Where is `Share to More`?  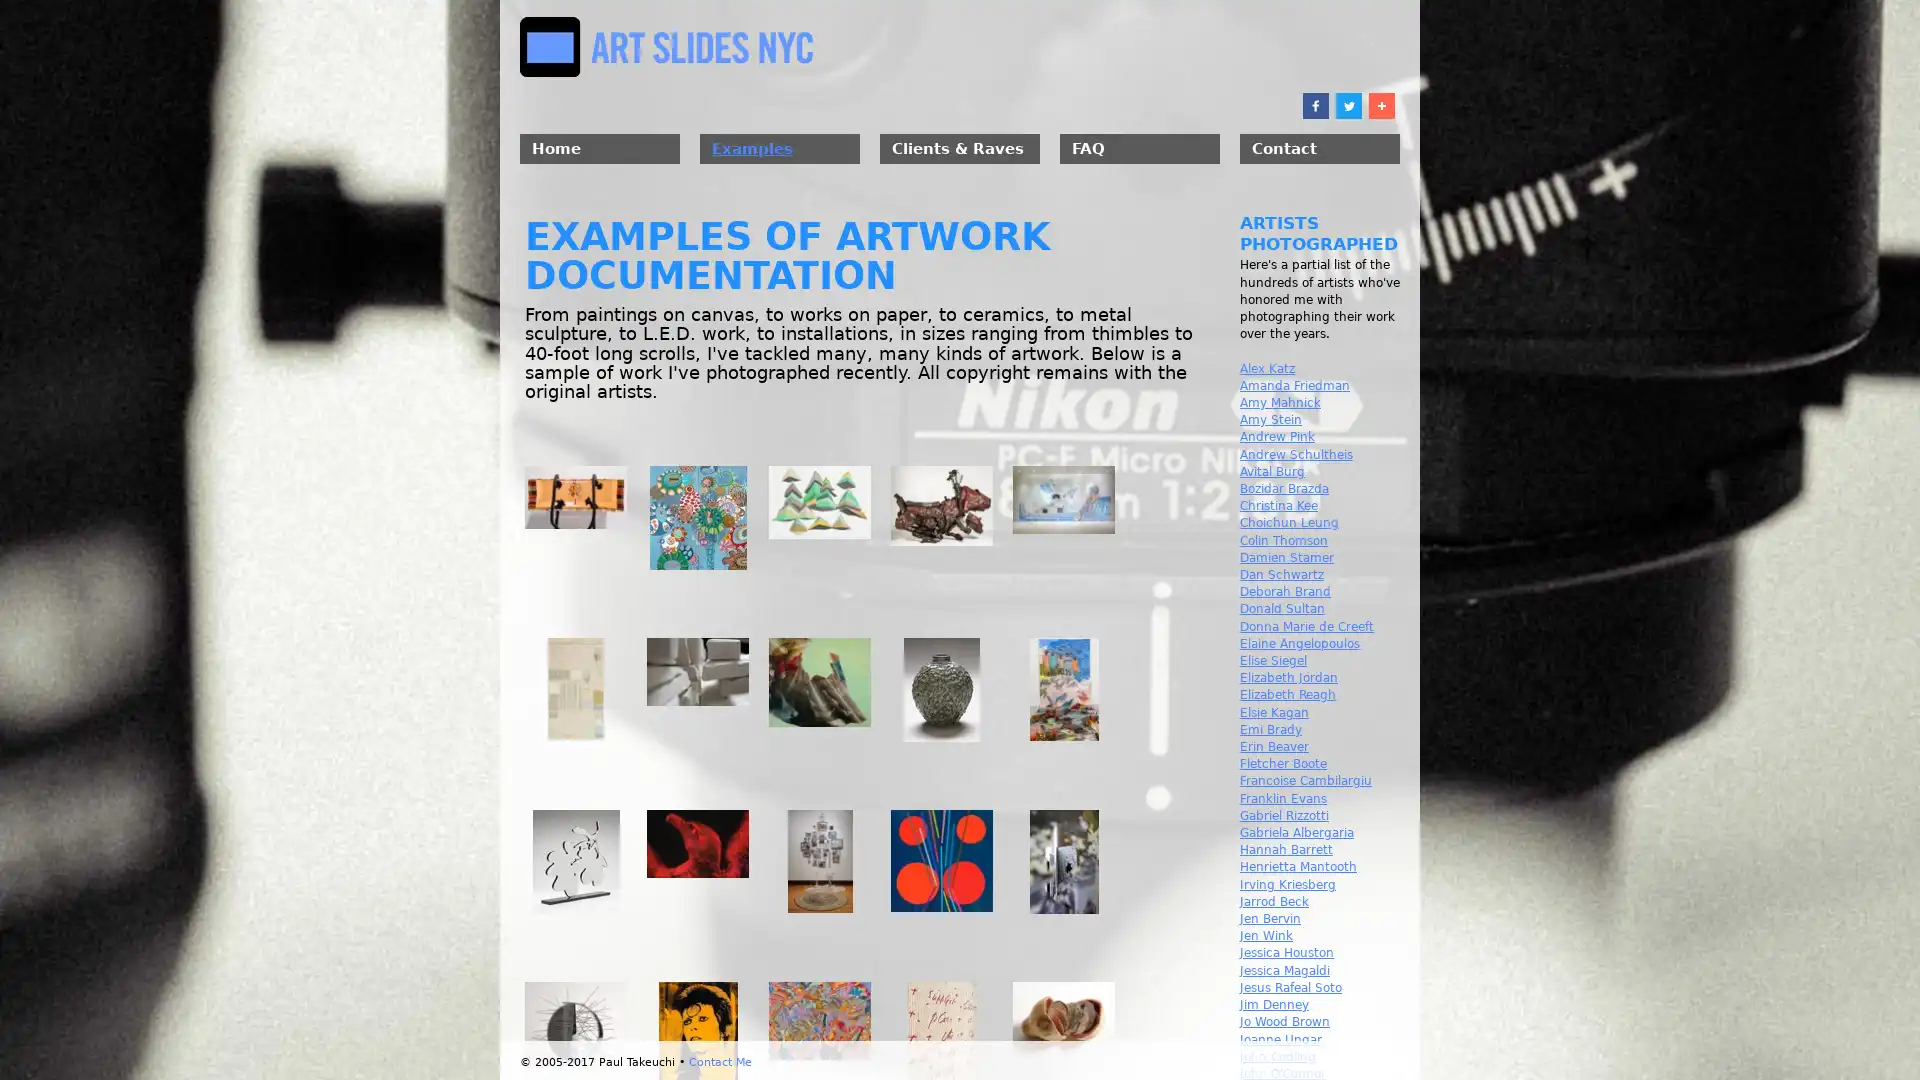
Share to More is located at coordinates (1384, 104).